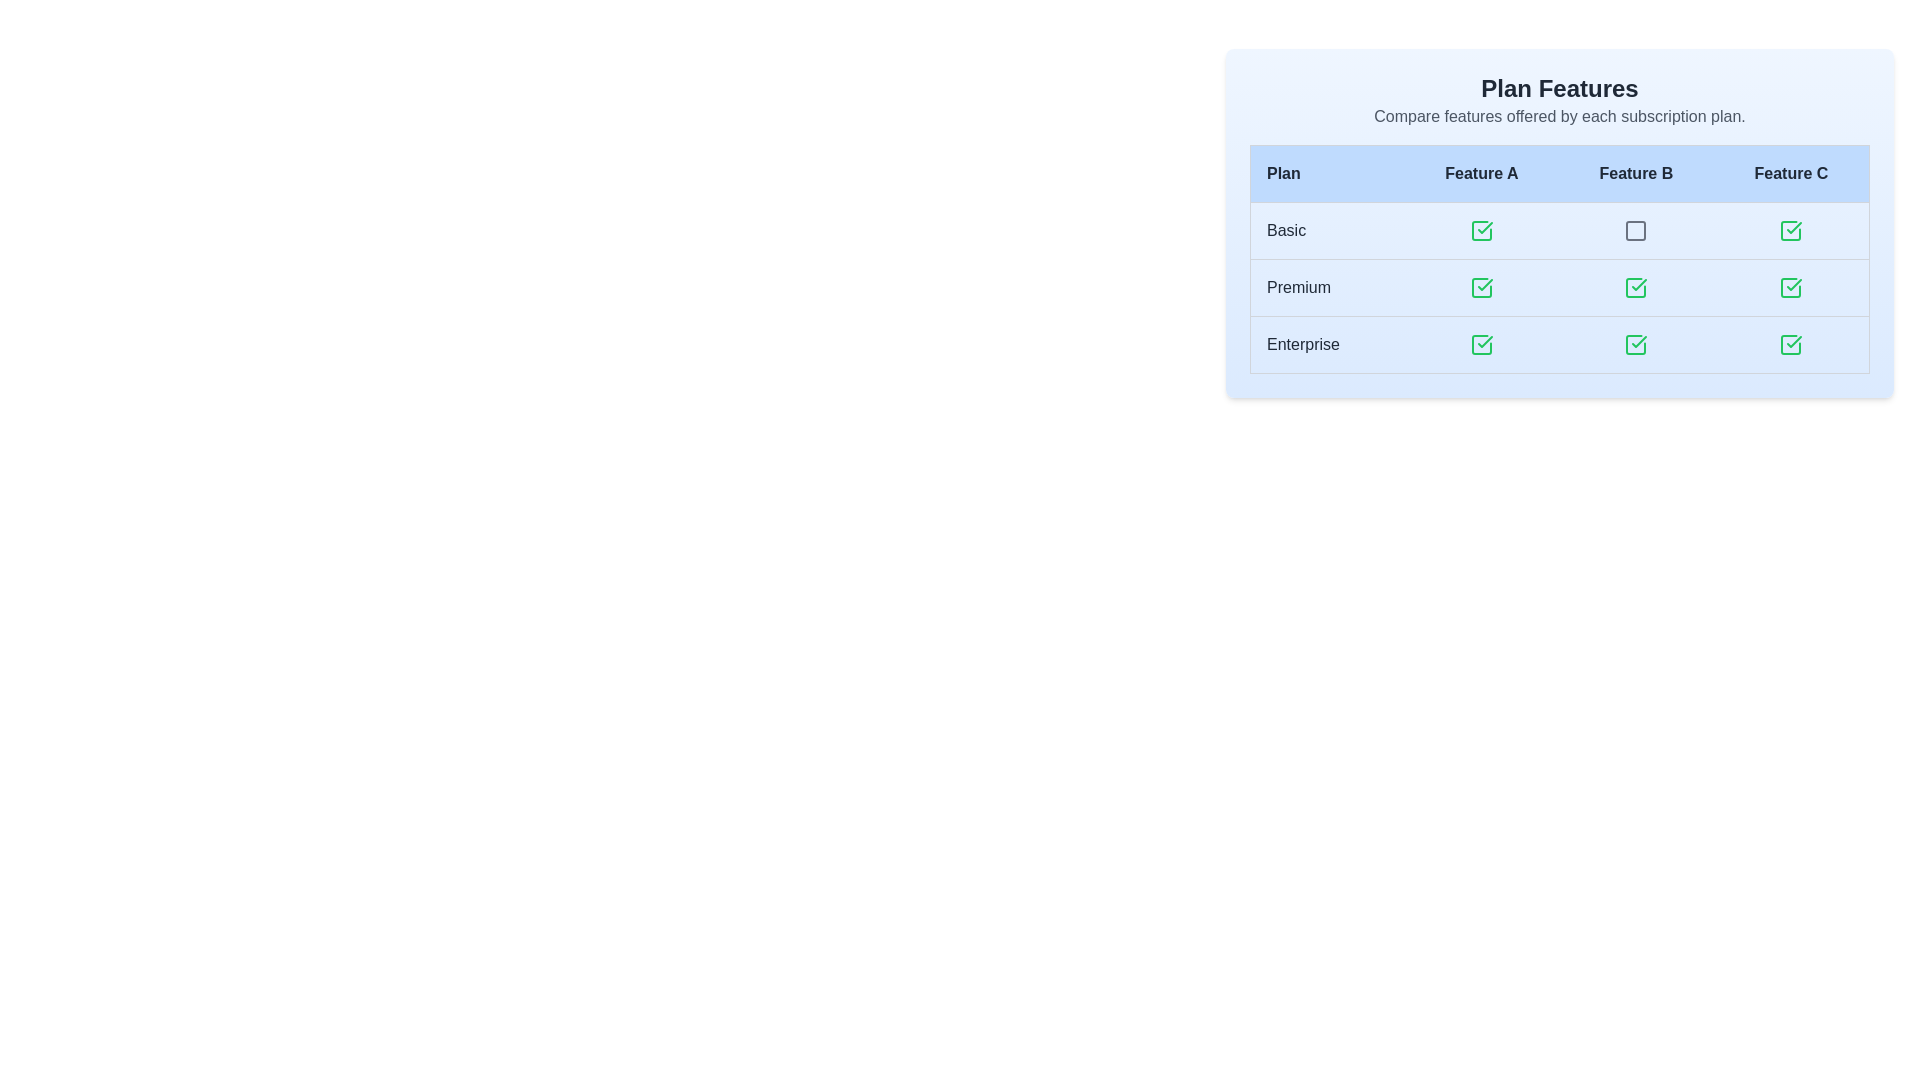 The height and width of the screenshot is (1080, 1920). I want to click on the centrally located subscription plans comparison table, so click(1559, 288).